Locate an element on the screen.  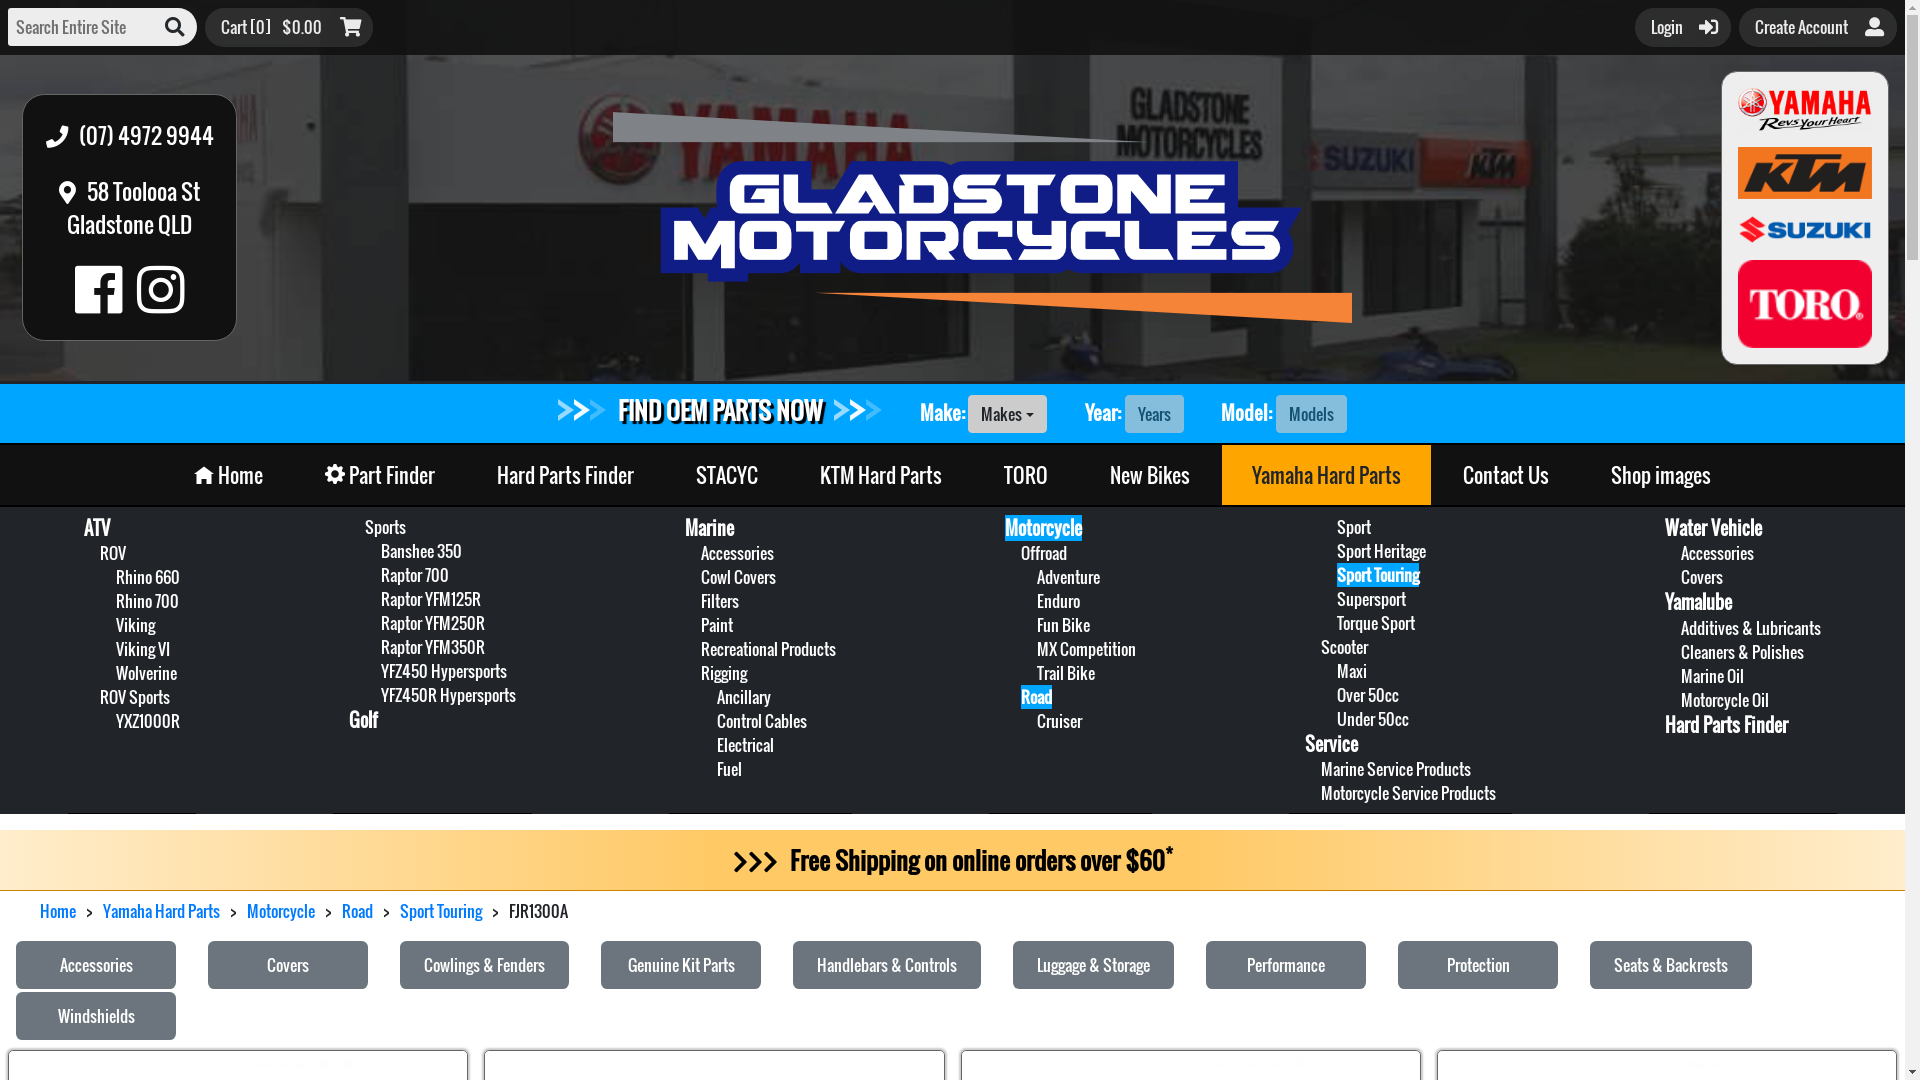
'Water Vehicle' is located at coordinates (1712, 527).